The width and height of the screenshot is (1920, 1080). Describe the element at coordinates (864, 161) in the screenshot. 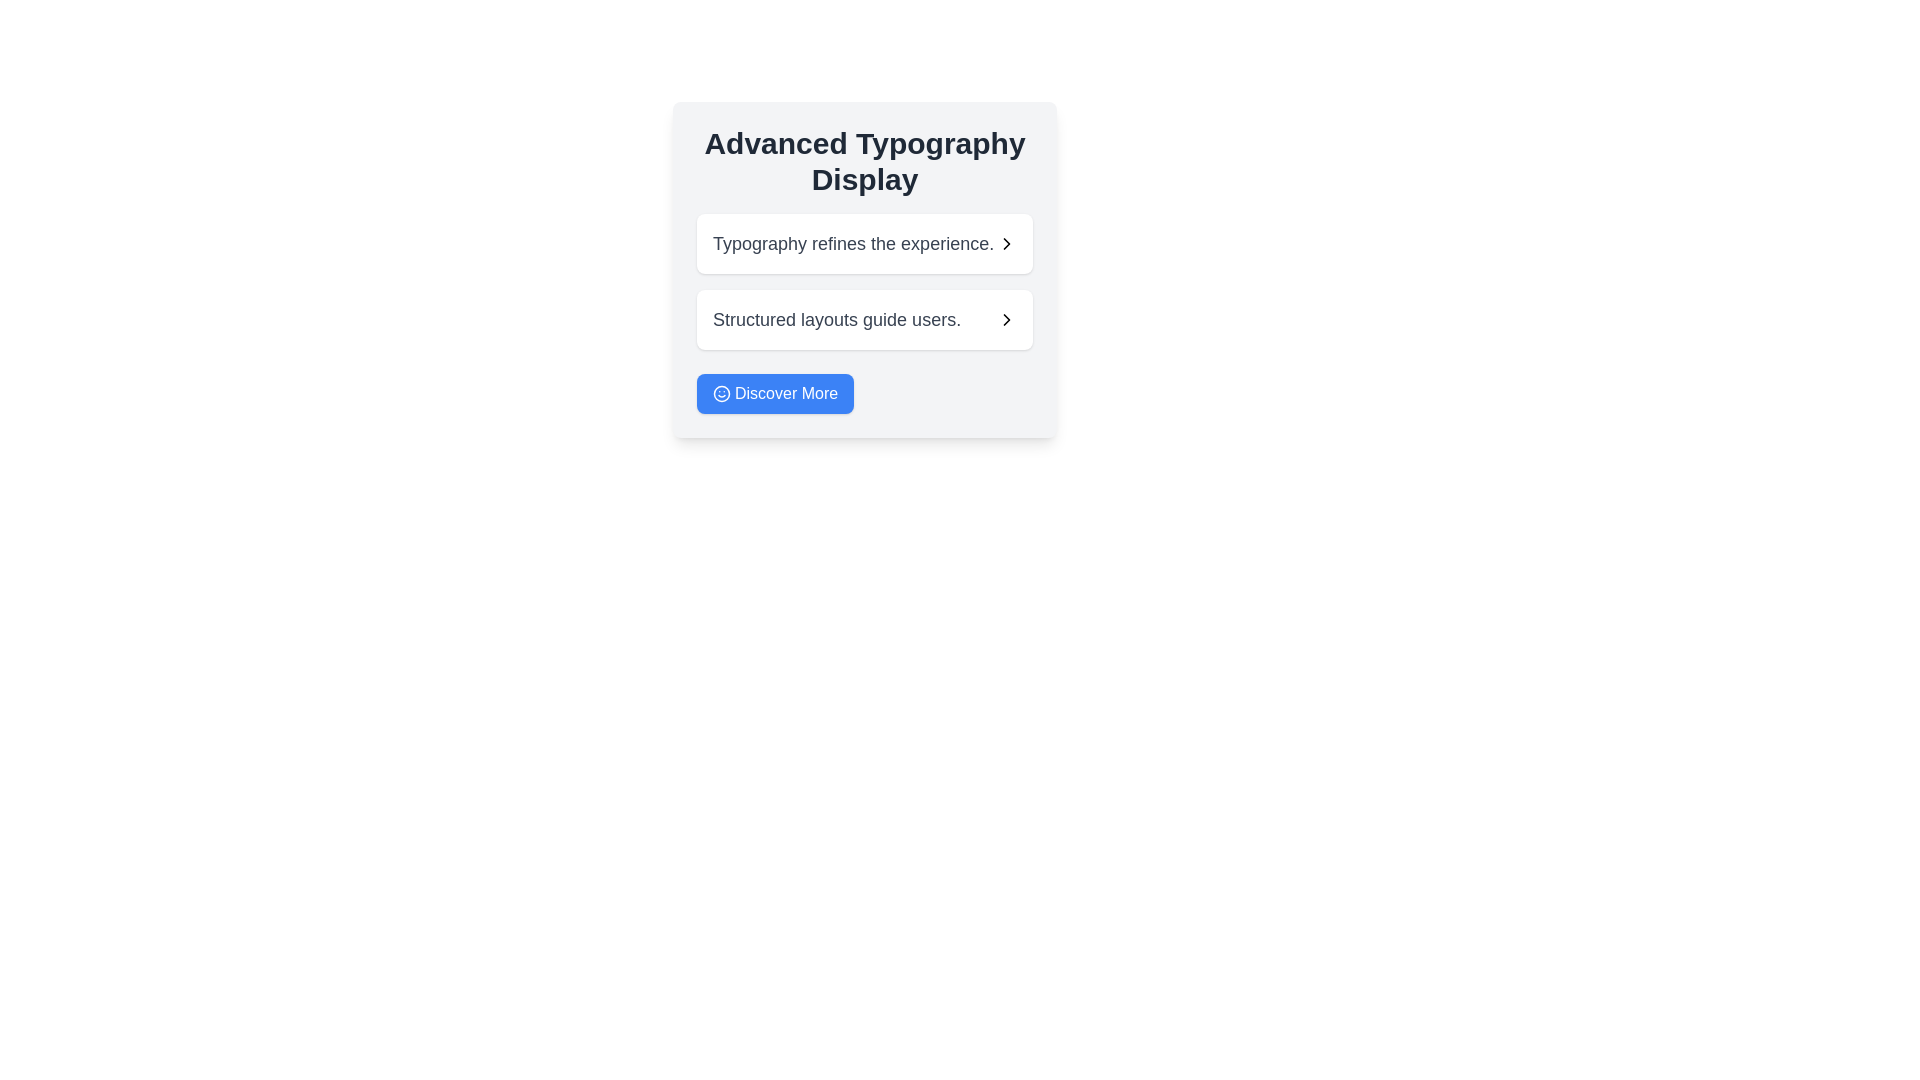

I see `the header element displaying 'Advanced Typography Display' which is styled in bold and large font, located centrally at the top of the card interface` at that location.